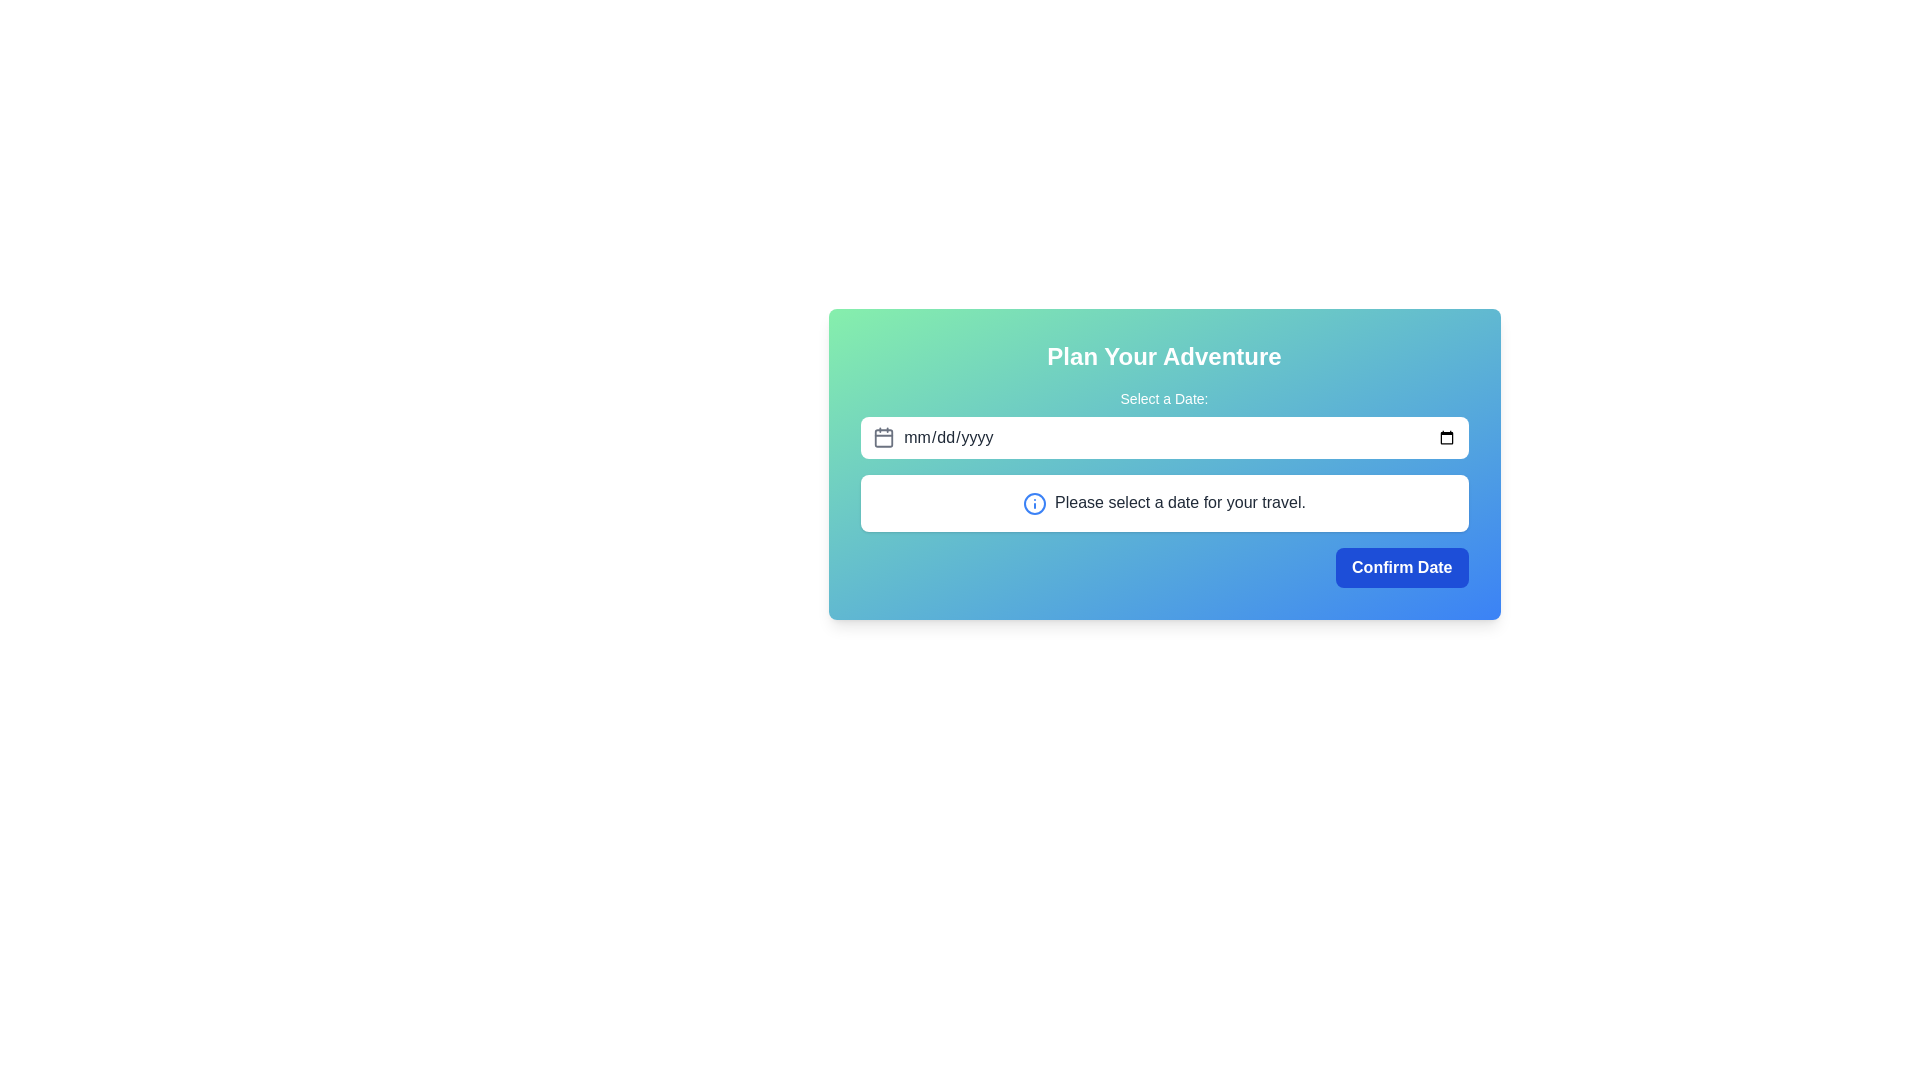  Describe the element at coordinates (882, 437) in the screenshot. I see `the date input icon located at the leftmost part of the horizontal group containing the date input field` at that location.